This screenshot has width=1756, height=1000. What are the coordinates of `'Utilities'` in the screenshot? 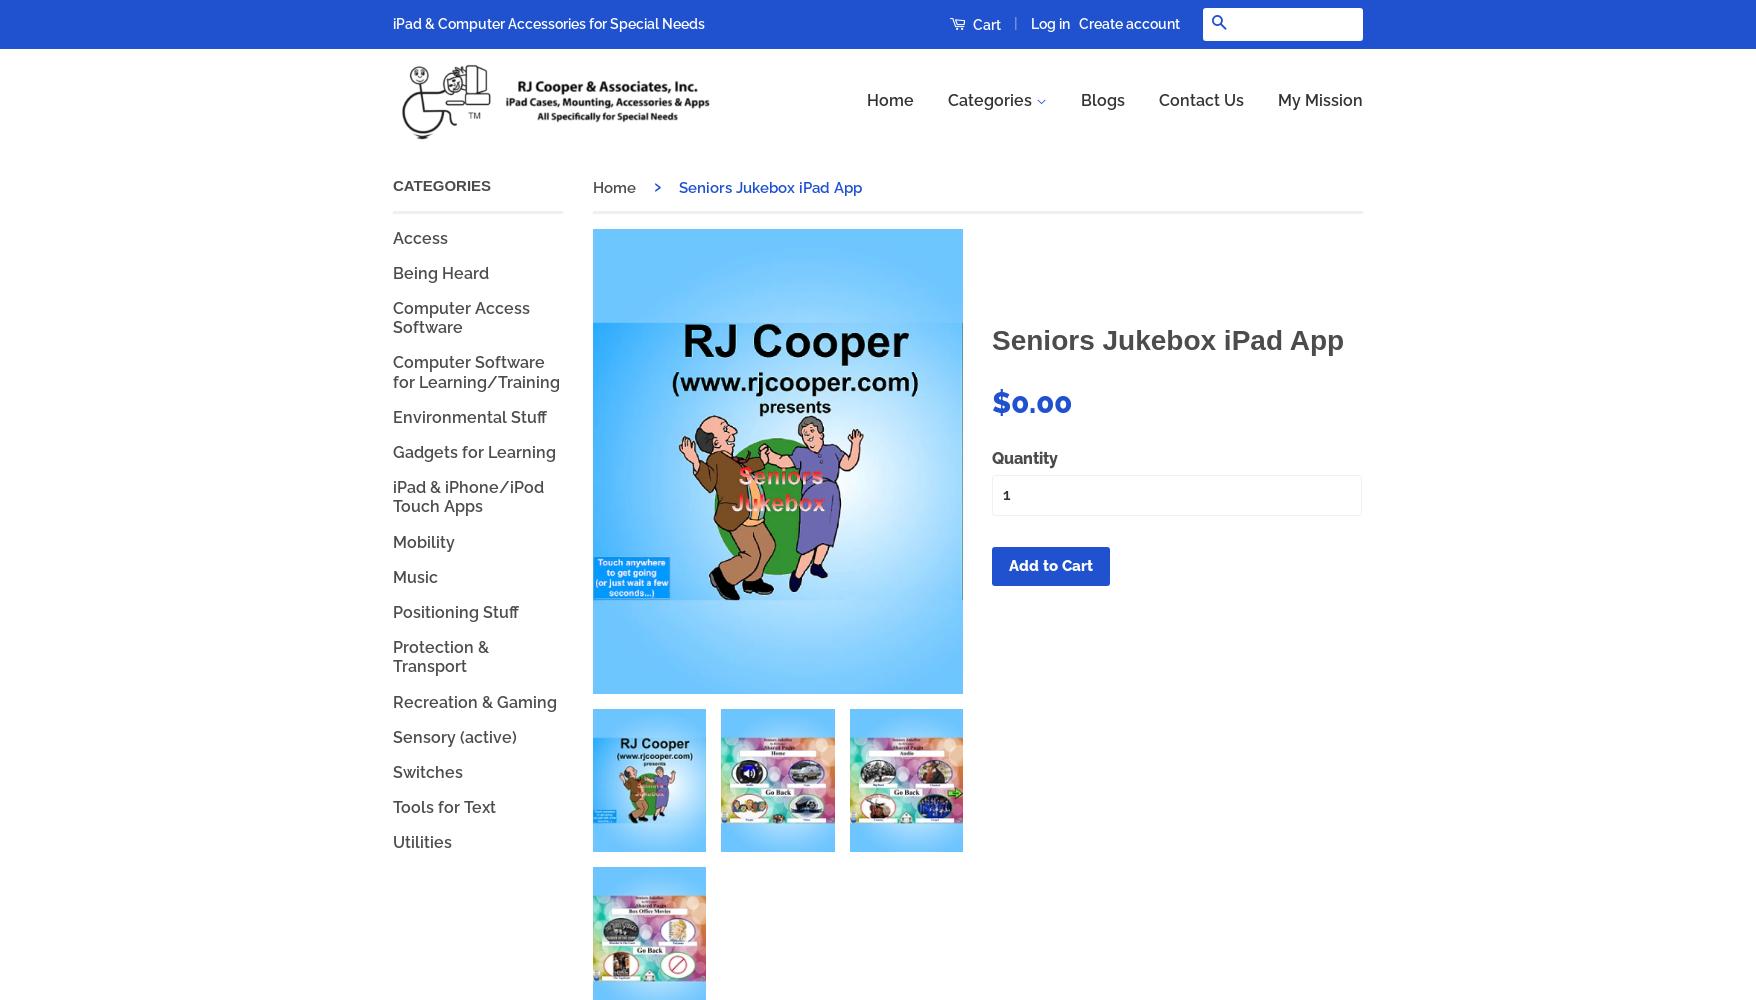 It's located at (391, 841).